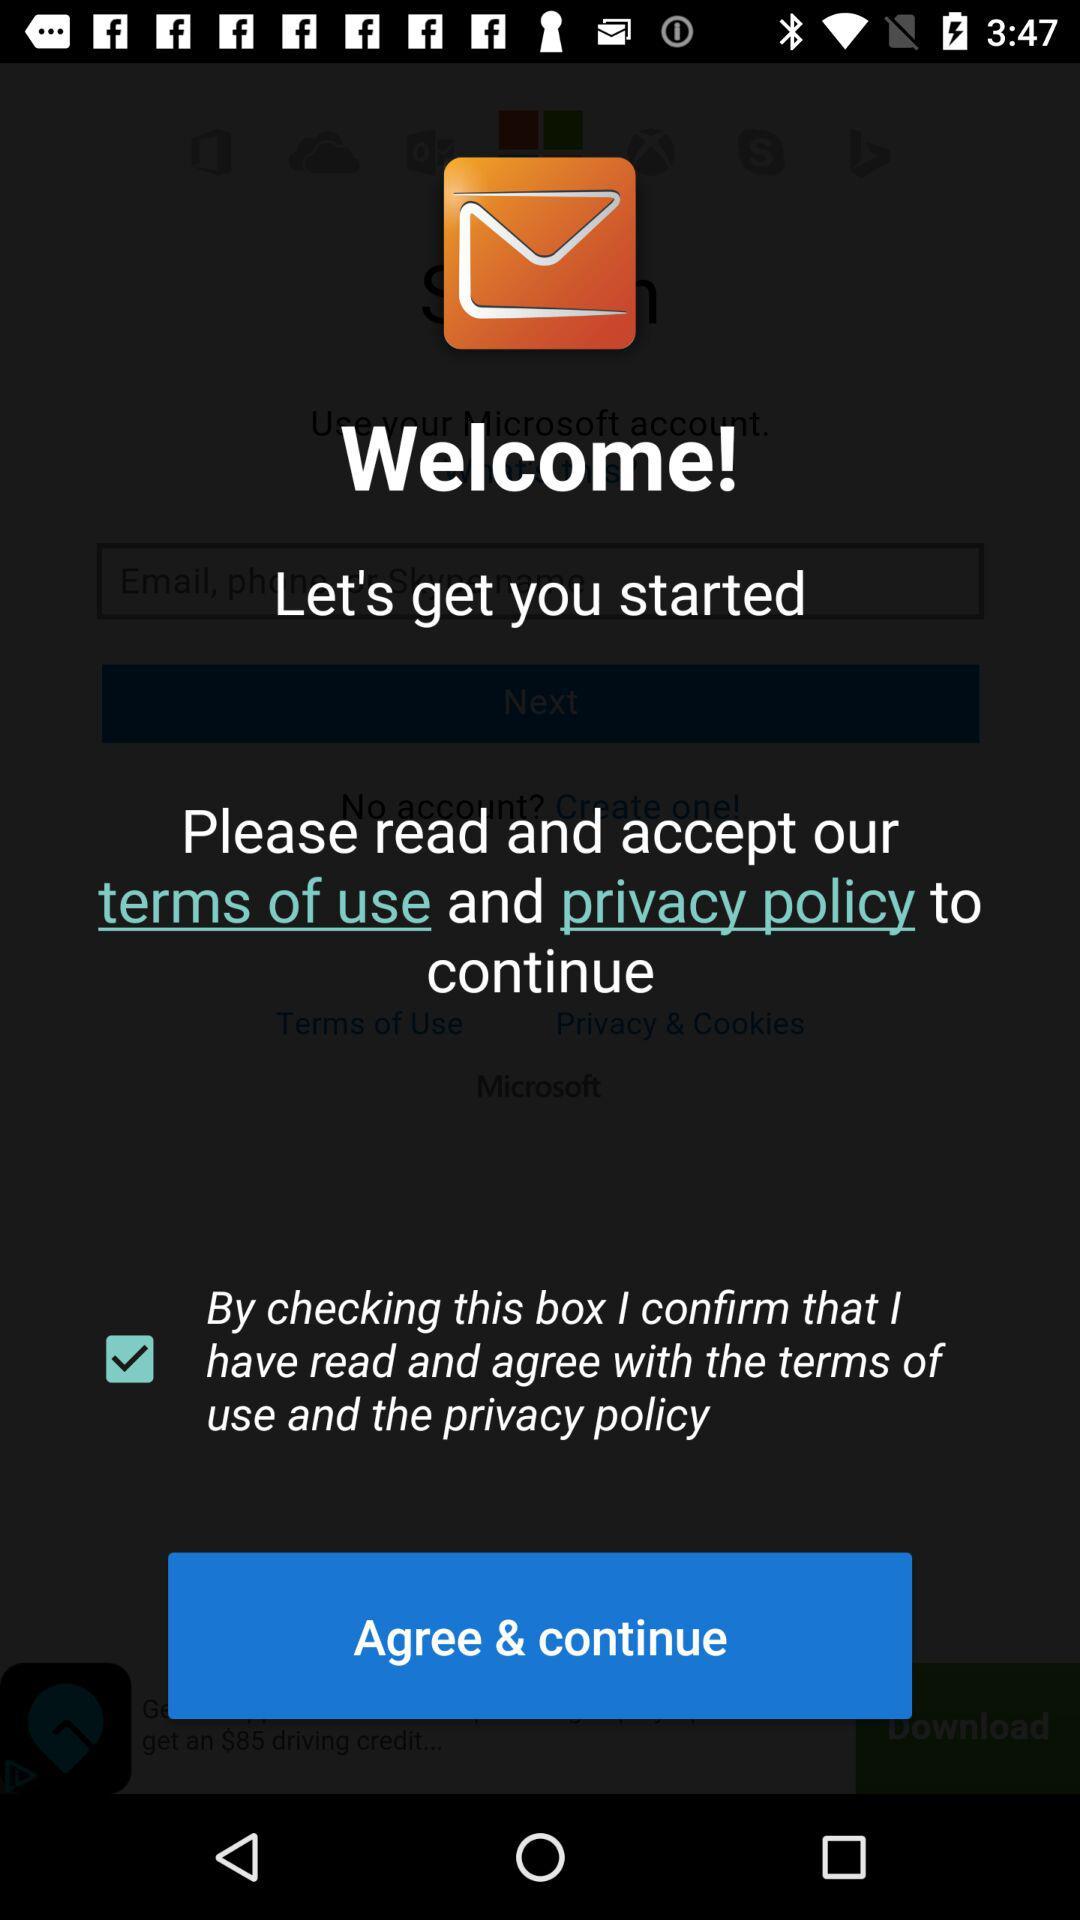  I want to click on agree & continue, so click(540, 1635).